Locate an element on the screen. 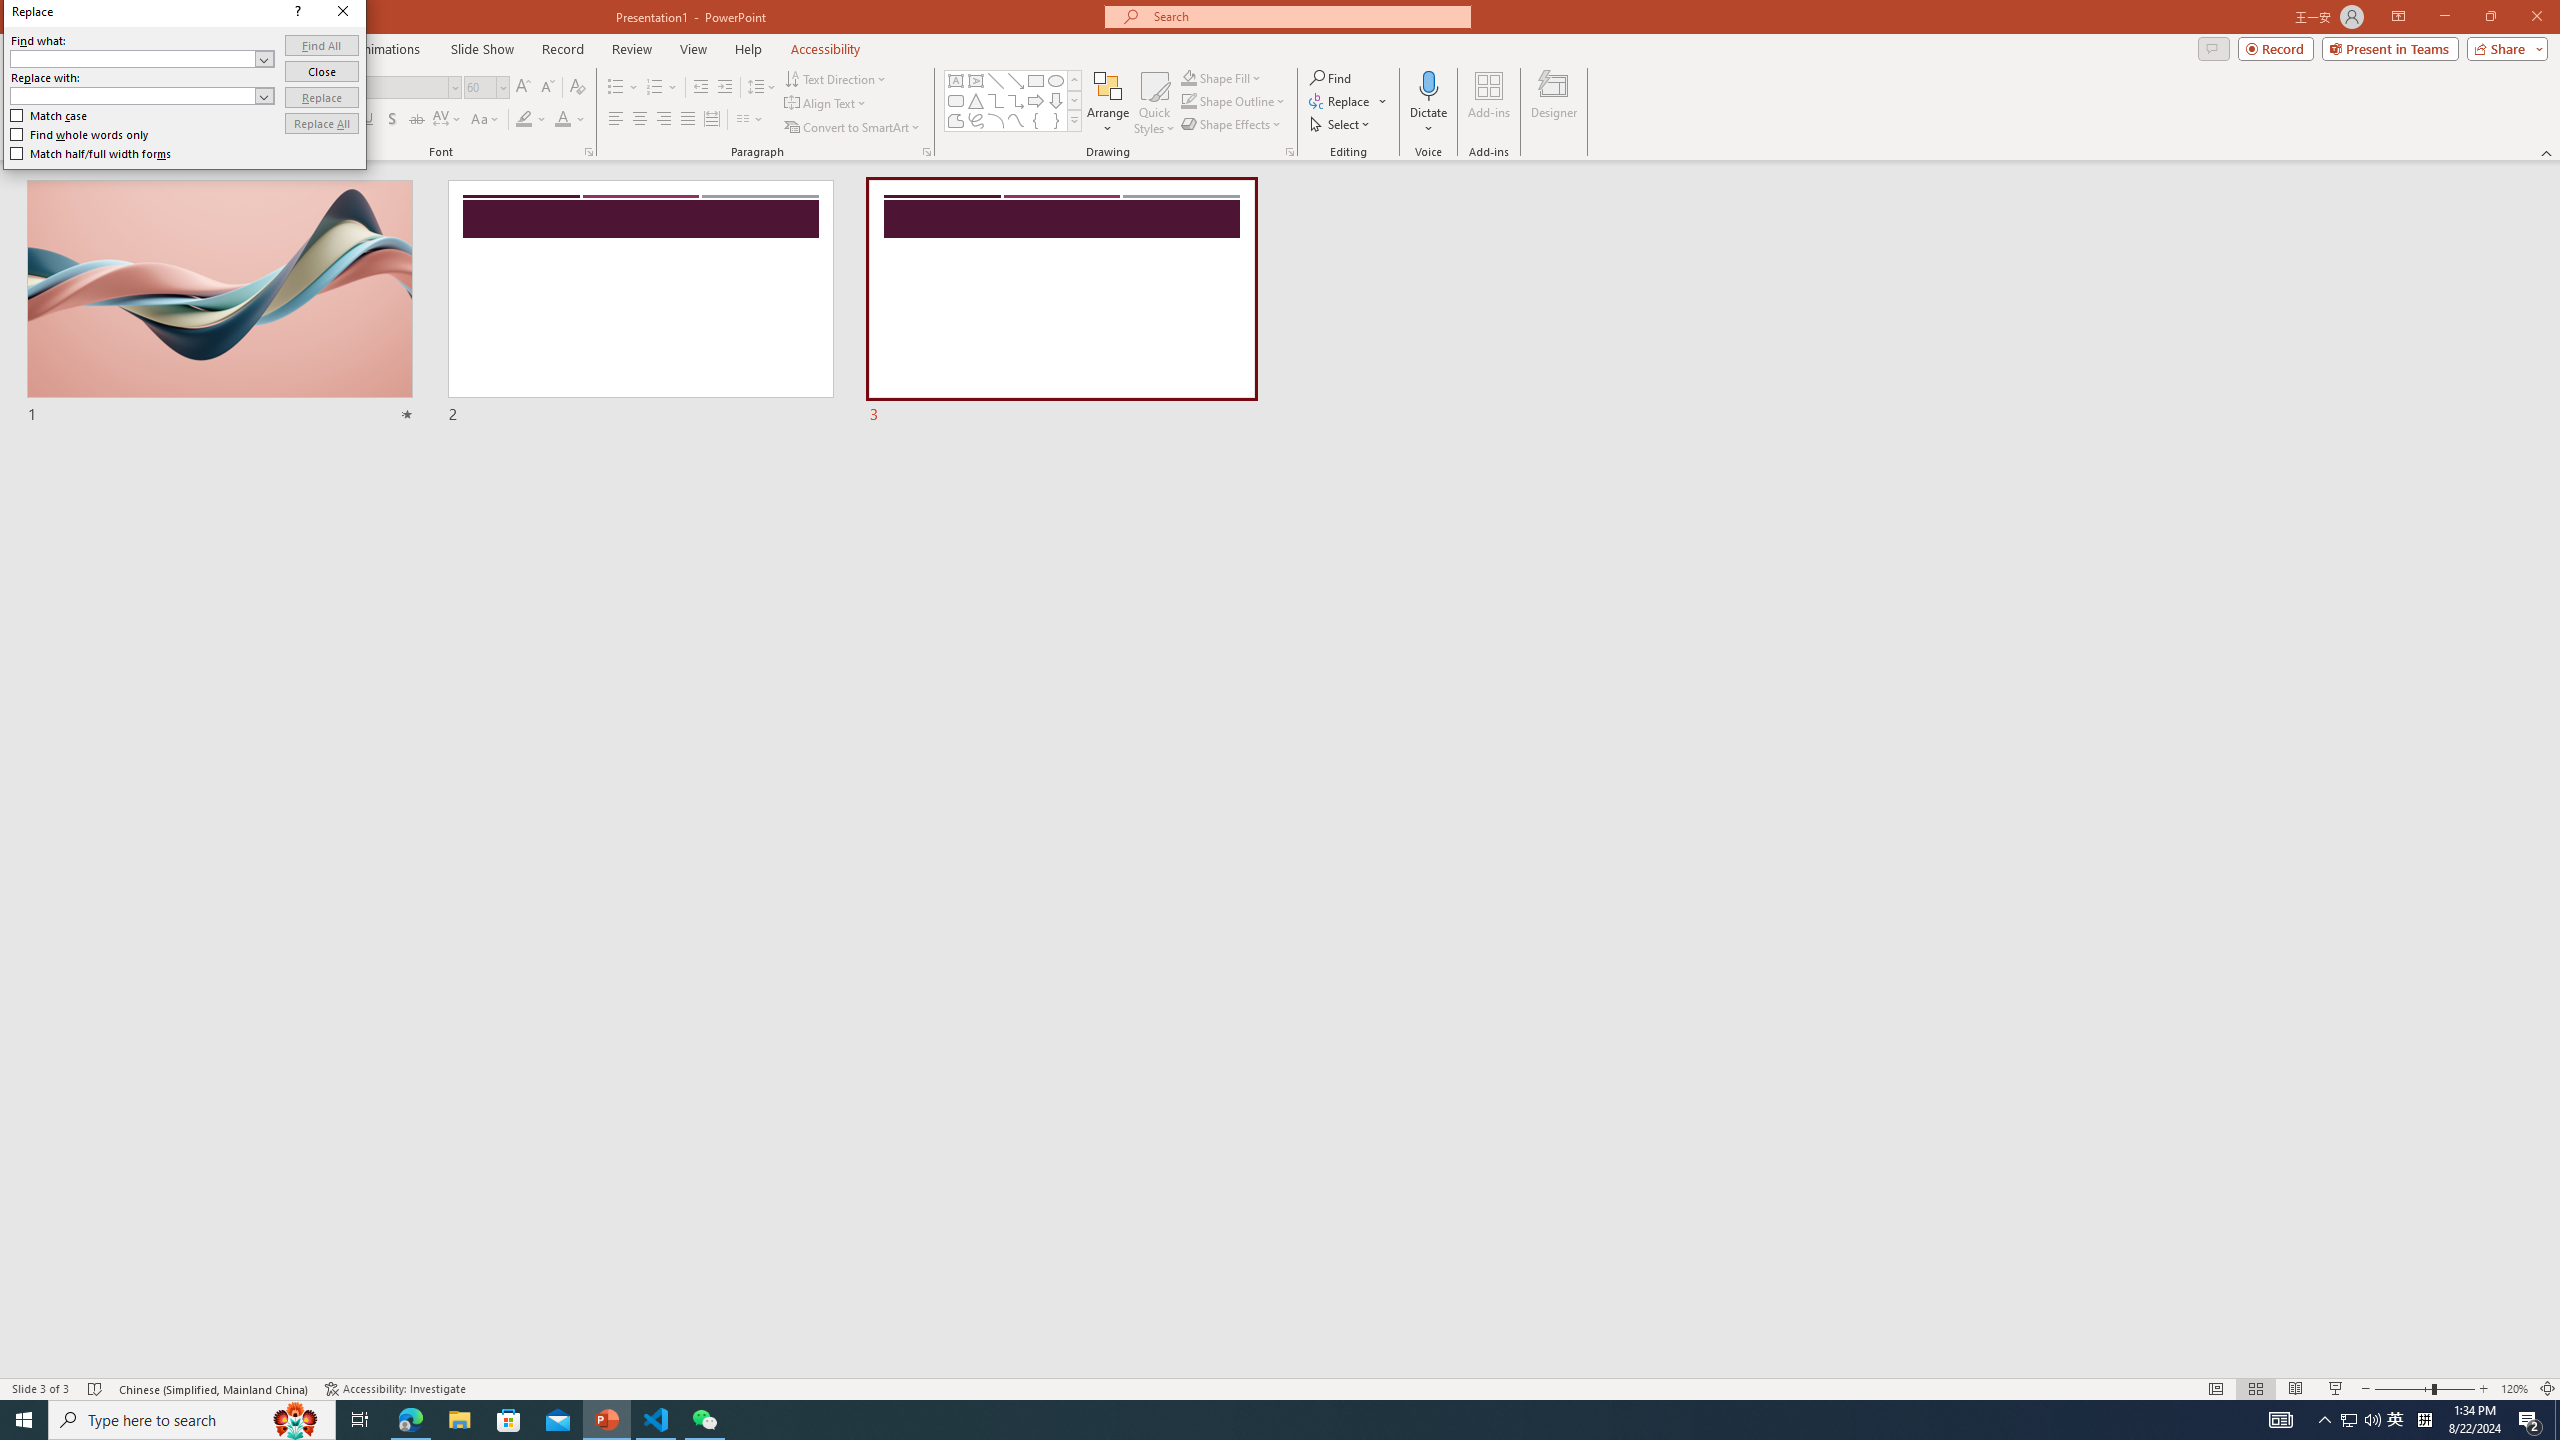  'Text Highlight Color Yellow' is located at coordinates (522, 118).